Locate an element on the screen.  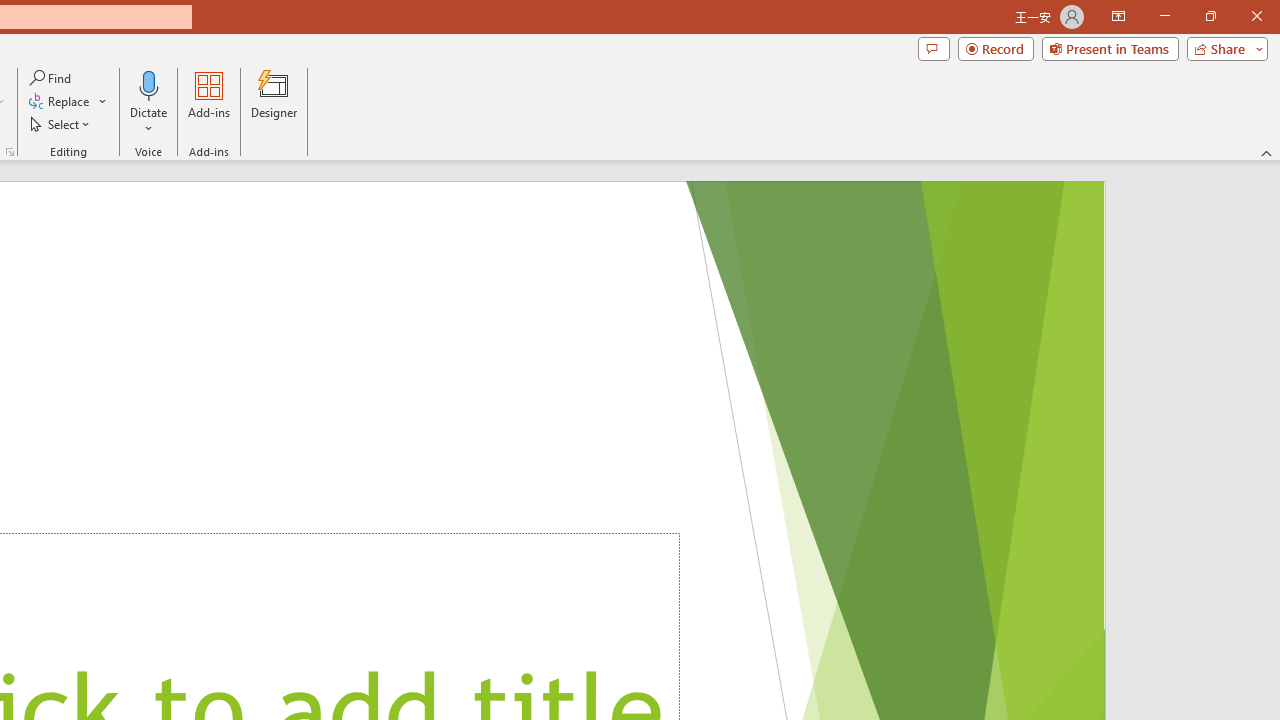
'Replace...' is located at coordinates (60, 101).